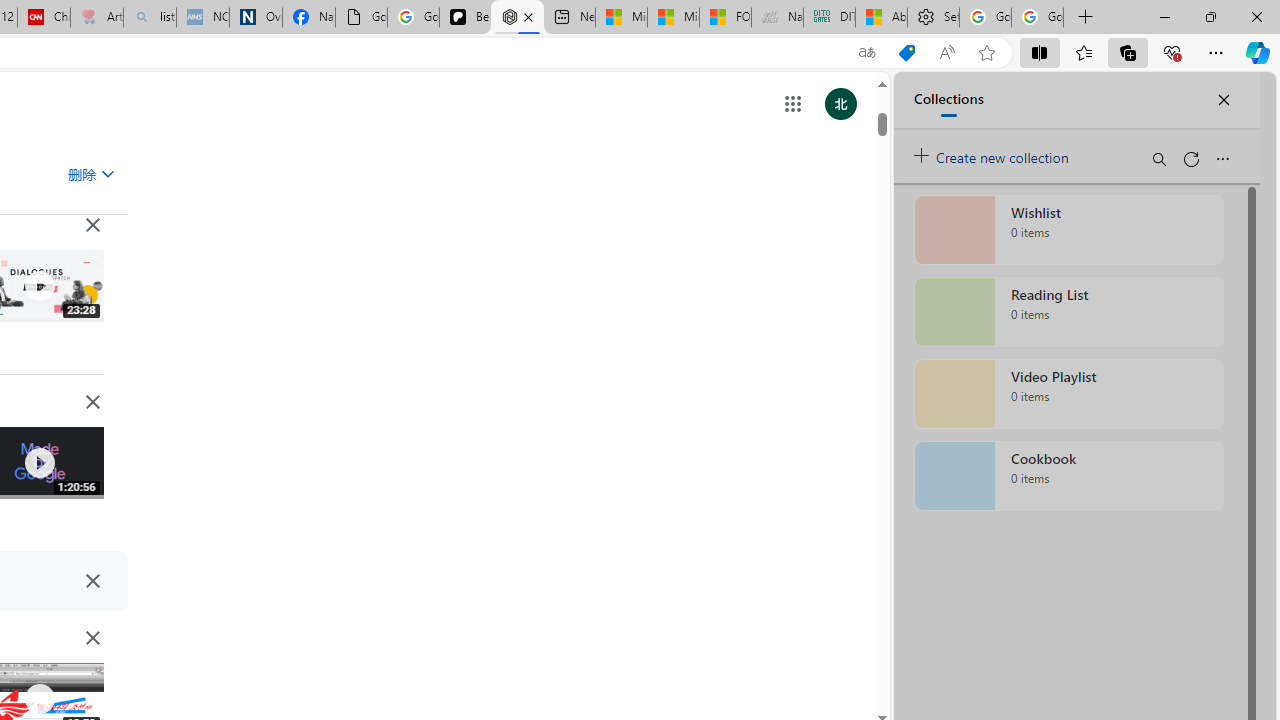 The image size is (1280, 720). What do you see at coordinates (360, 17) in the screenshot?
I see `'Google Analytics Opt-out Browser Add-on Download Page'` at bounding box center [360, 17].